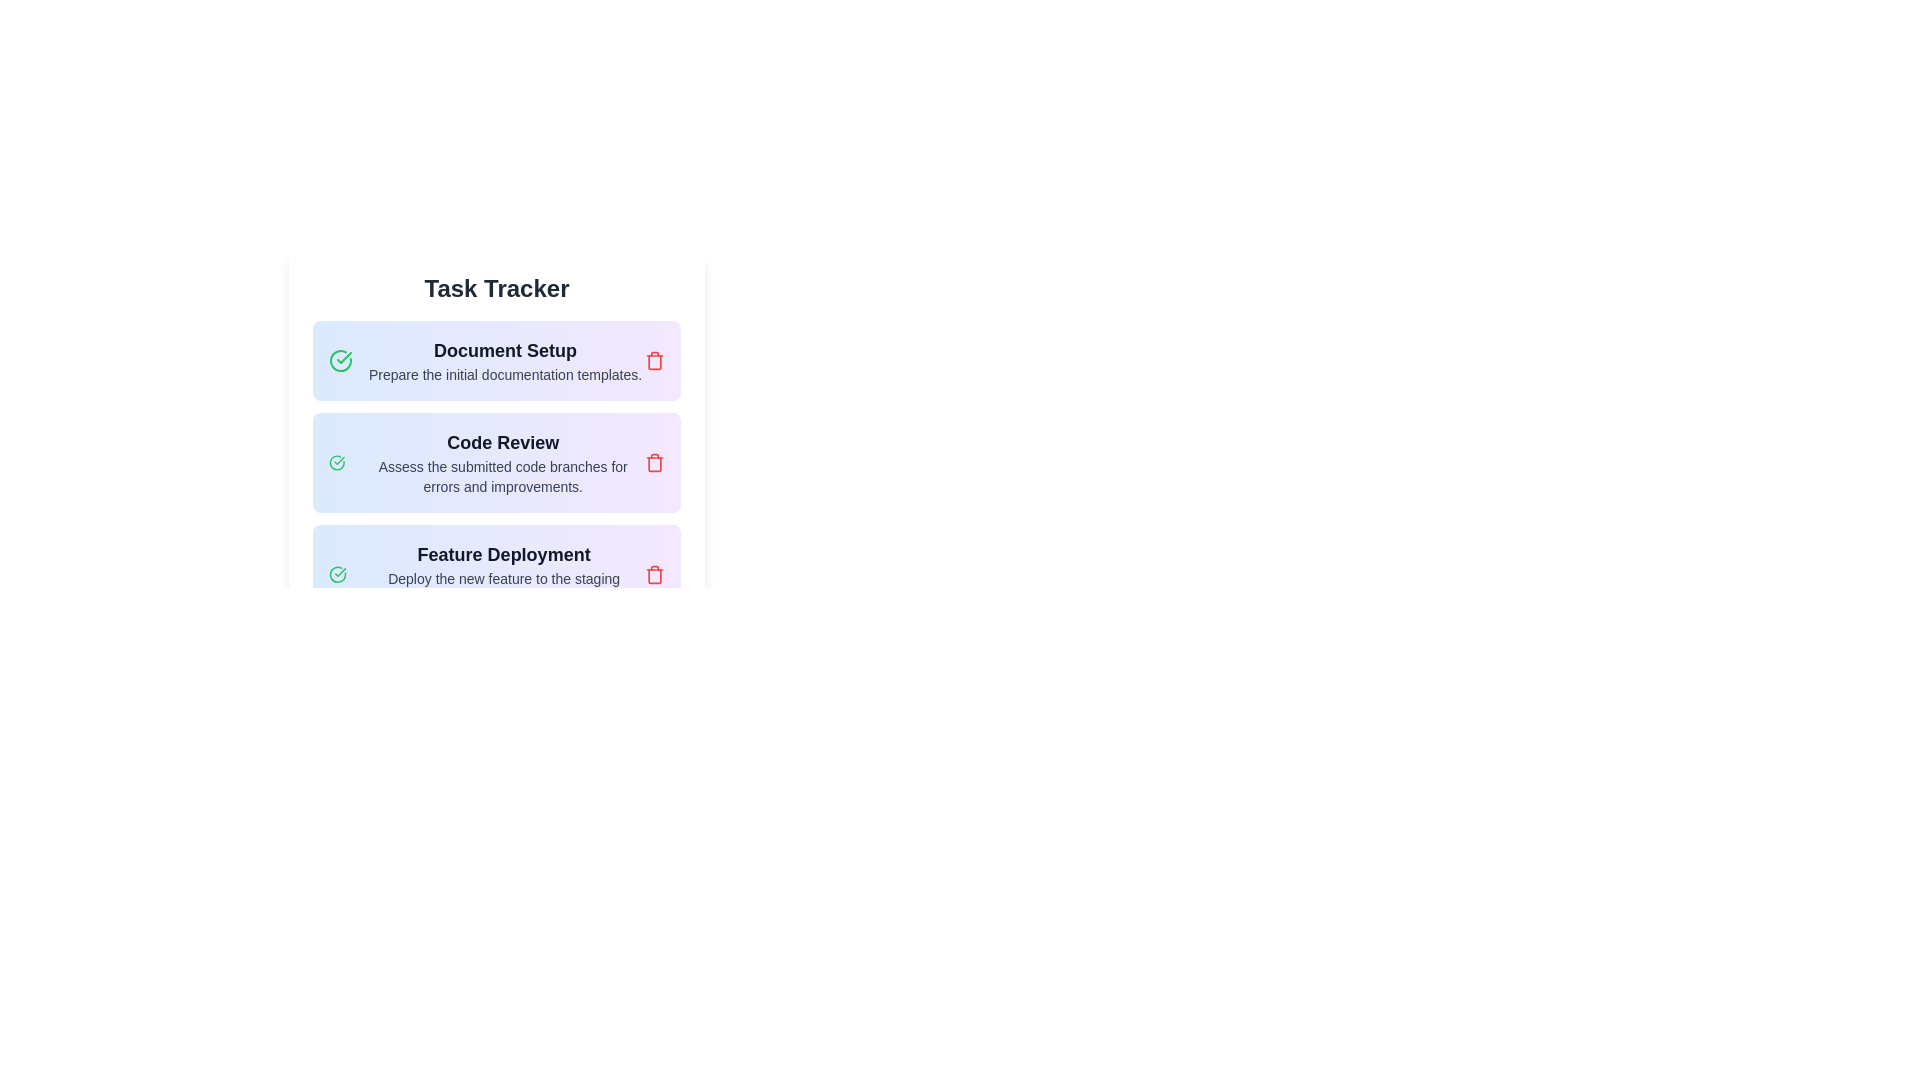 The image size is (1920, 1080). I want to click on content displayed in the text label containing the sentence 'Assess the submitted code branches for errors and improvements.' located below the 'Code Review' header in the task tracker, so click(503, 477).